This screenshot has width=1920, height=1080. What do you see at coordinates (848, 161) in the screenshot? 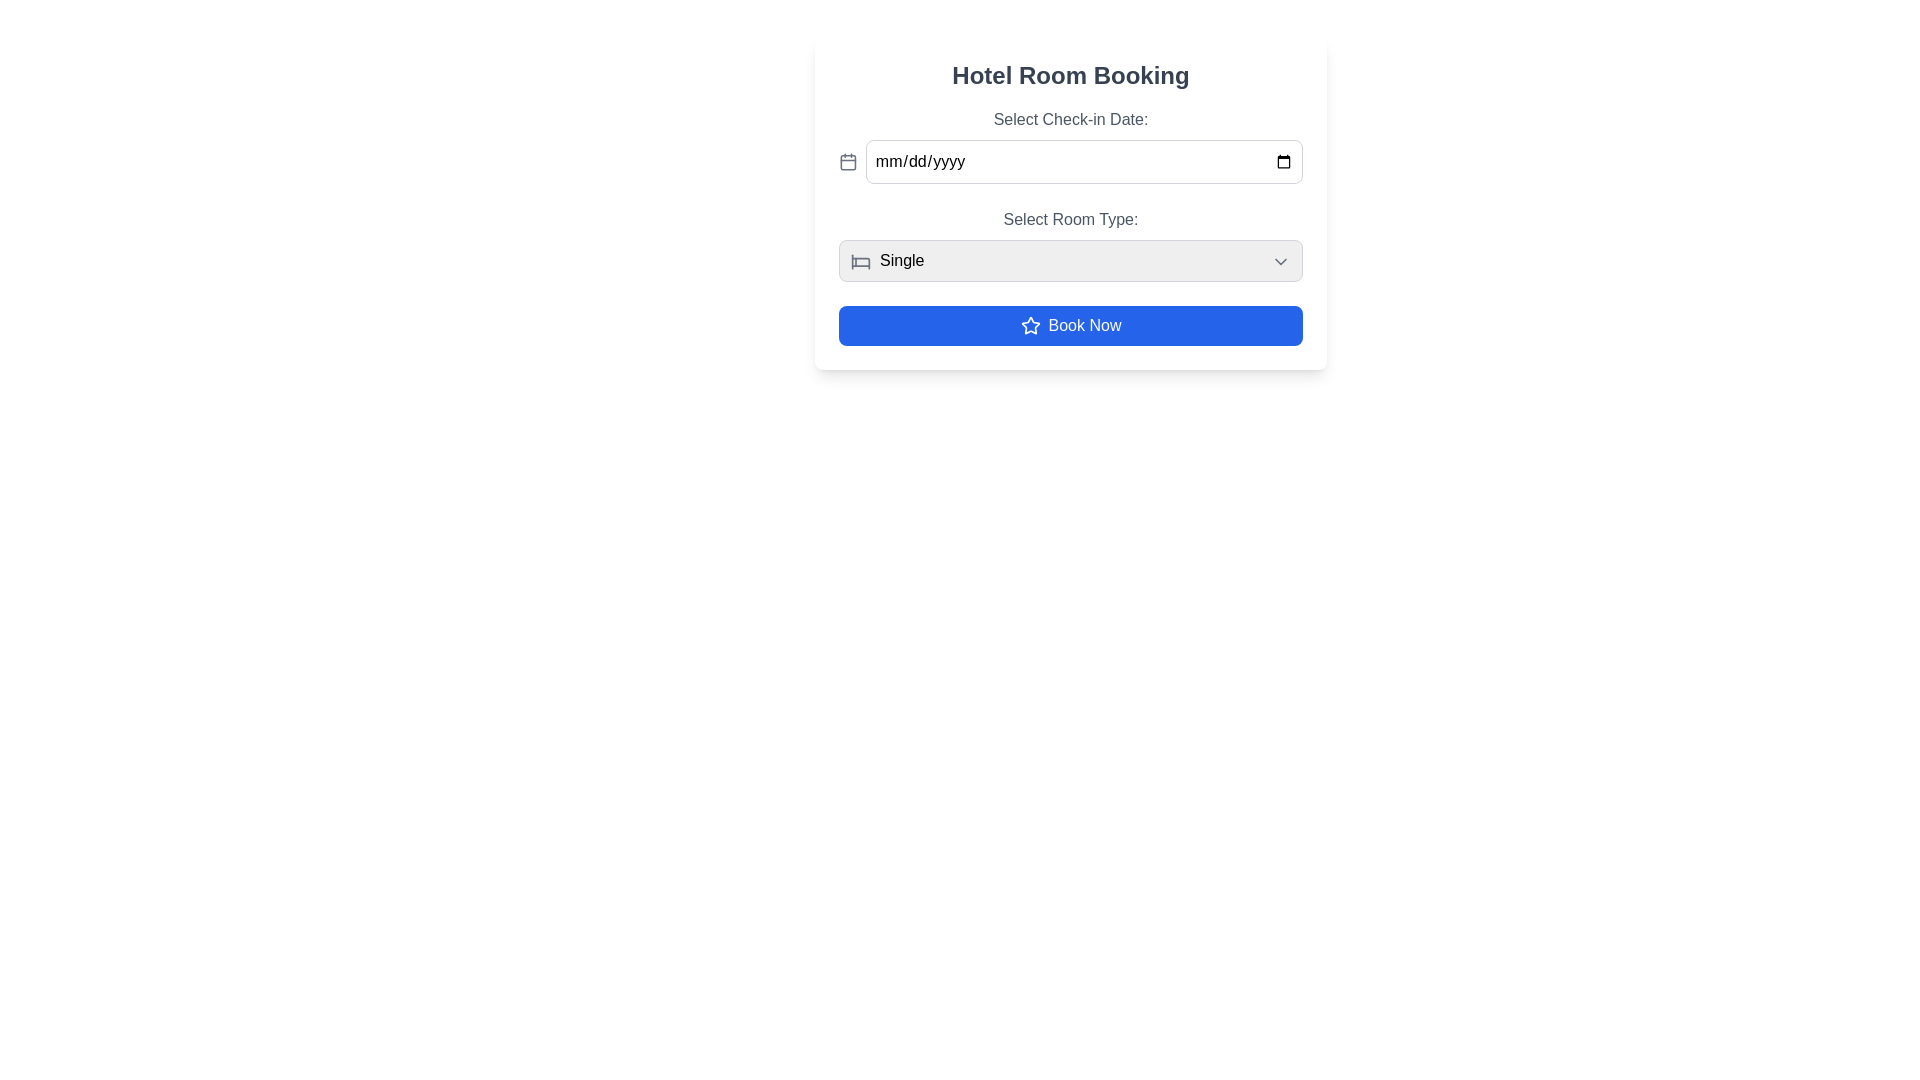
I see `the central rounded rectangle feature of the calendar icon located at the top left of the 'Select Check-in Date' field` at bounding box center [848, 161].